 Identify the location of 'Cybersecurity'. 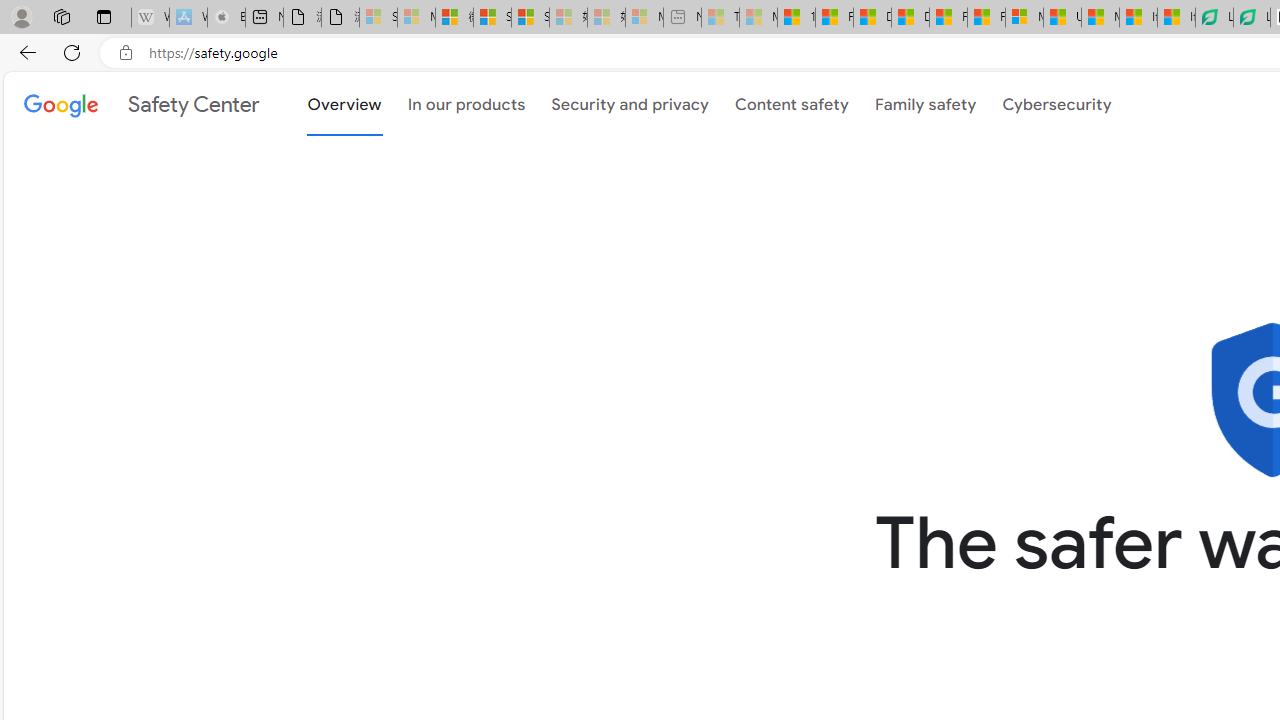
(1056, 102).